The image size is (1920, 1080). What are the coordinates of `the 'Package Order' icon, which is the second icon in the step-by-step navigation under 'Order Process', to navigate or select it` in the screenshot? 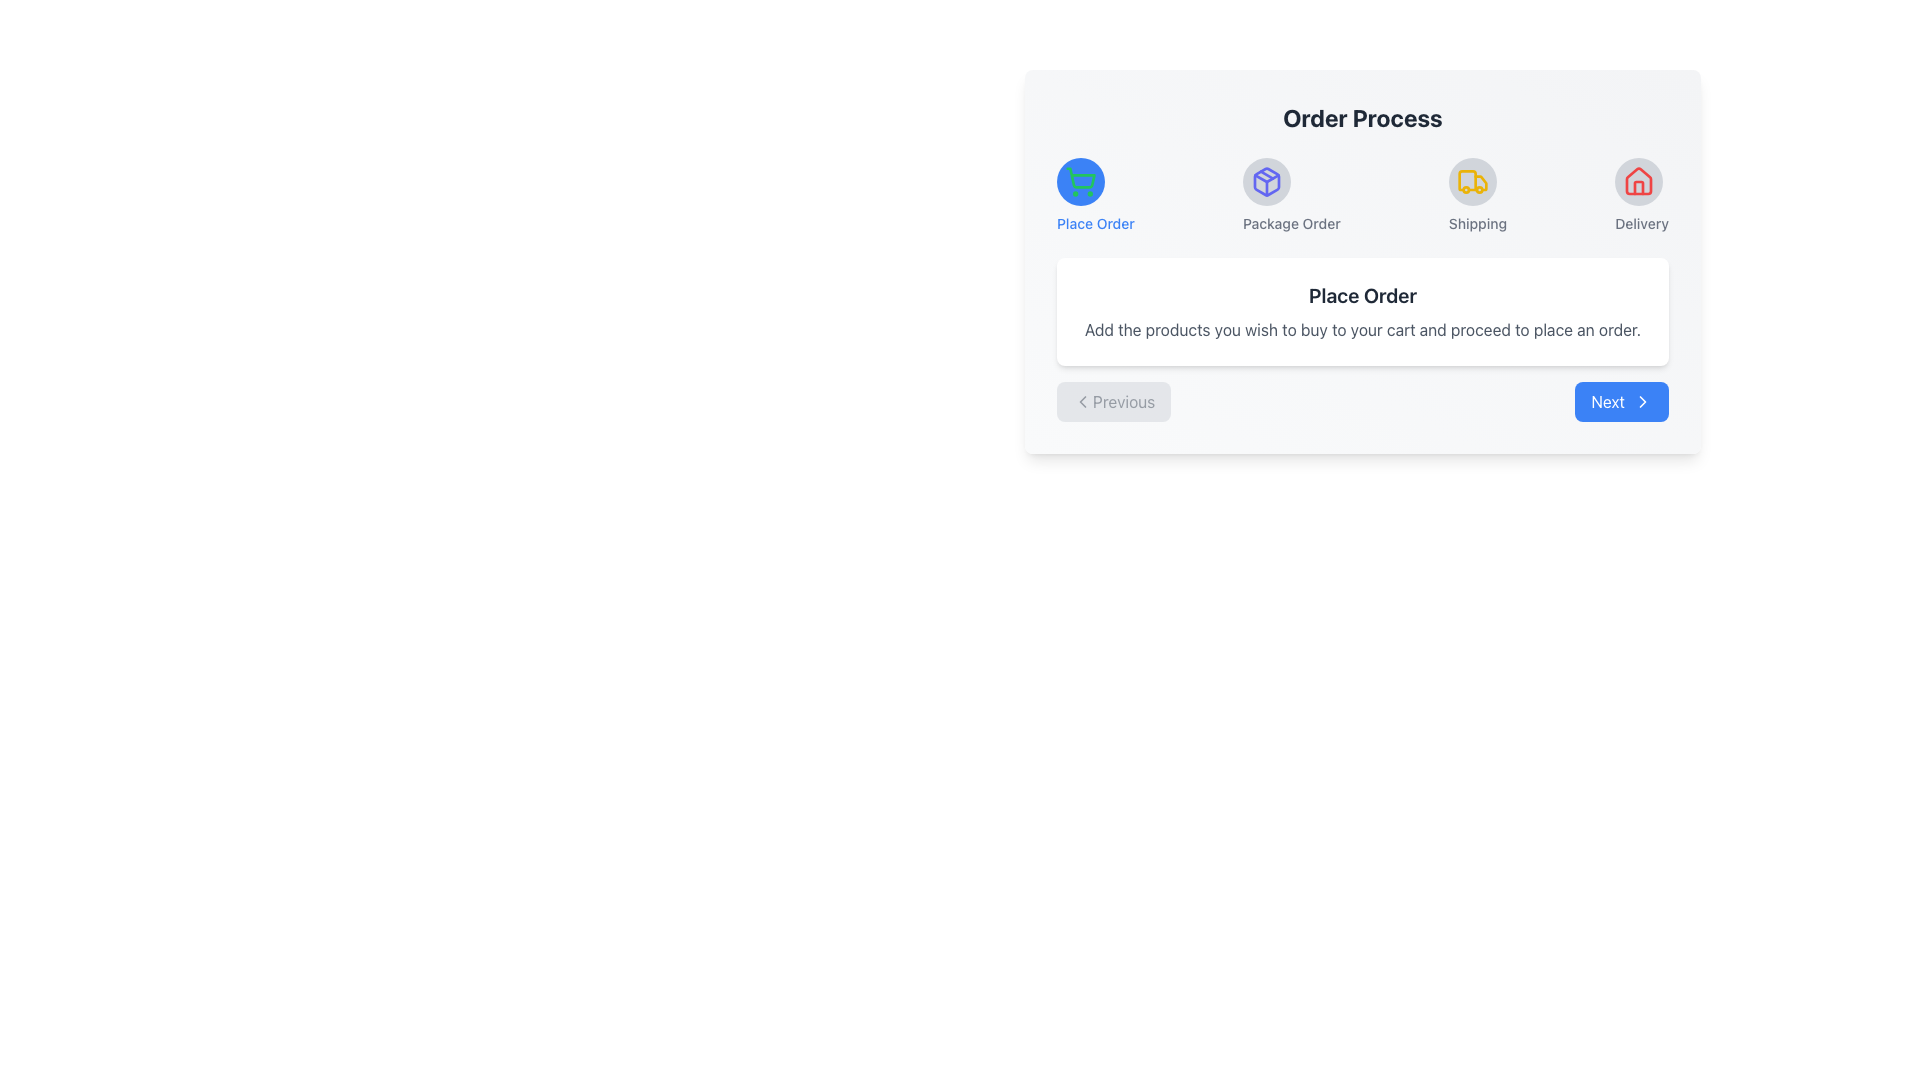 It's located at (1266, 181).